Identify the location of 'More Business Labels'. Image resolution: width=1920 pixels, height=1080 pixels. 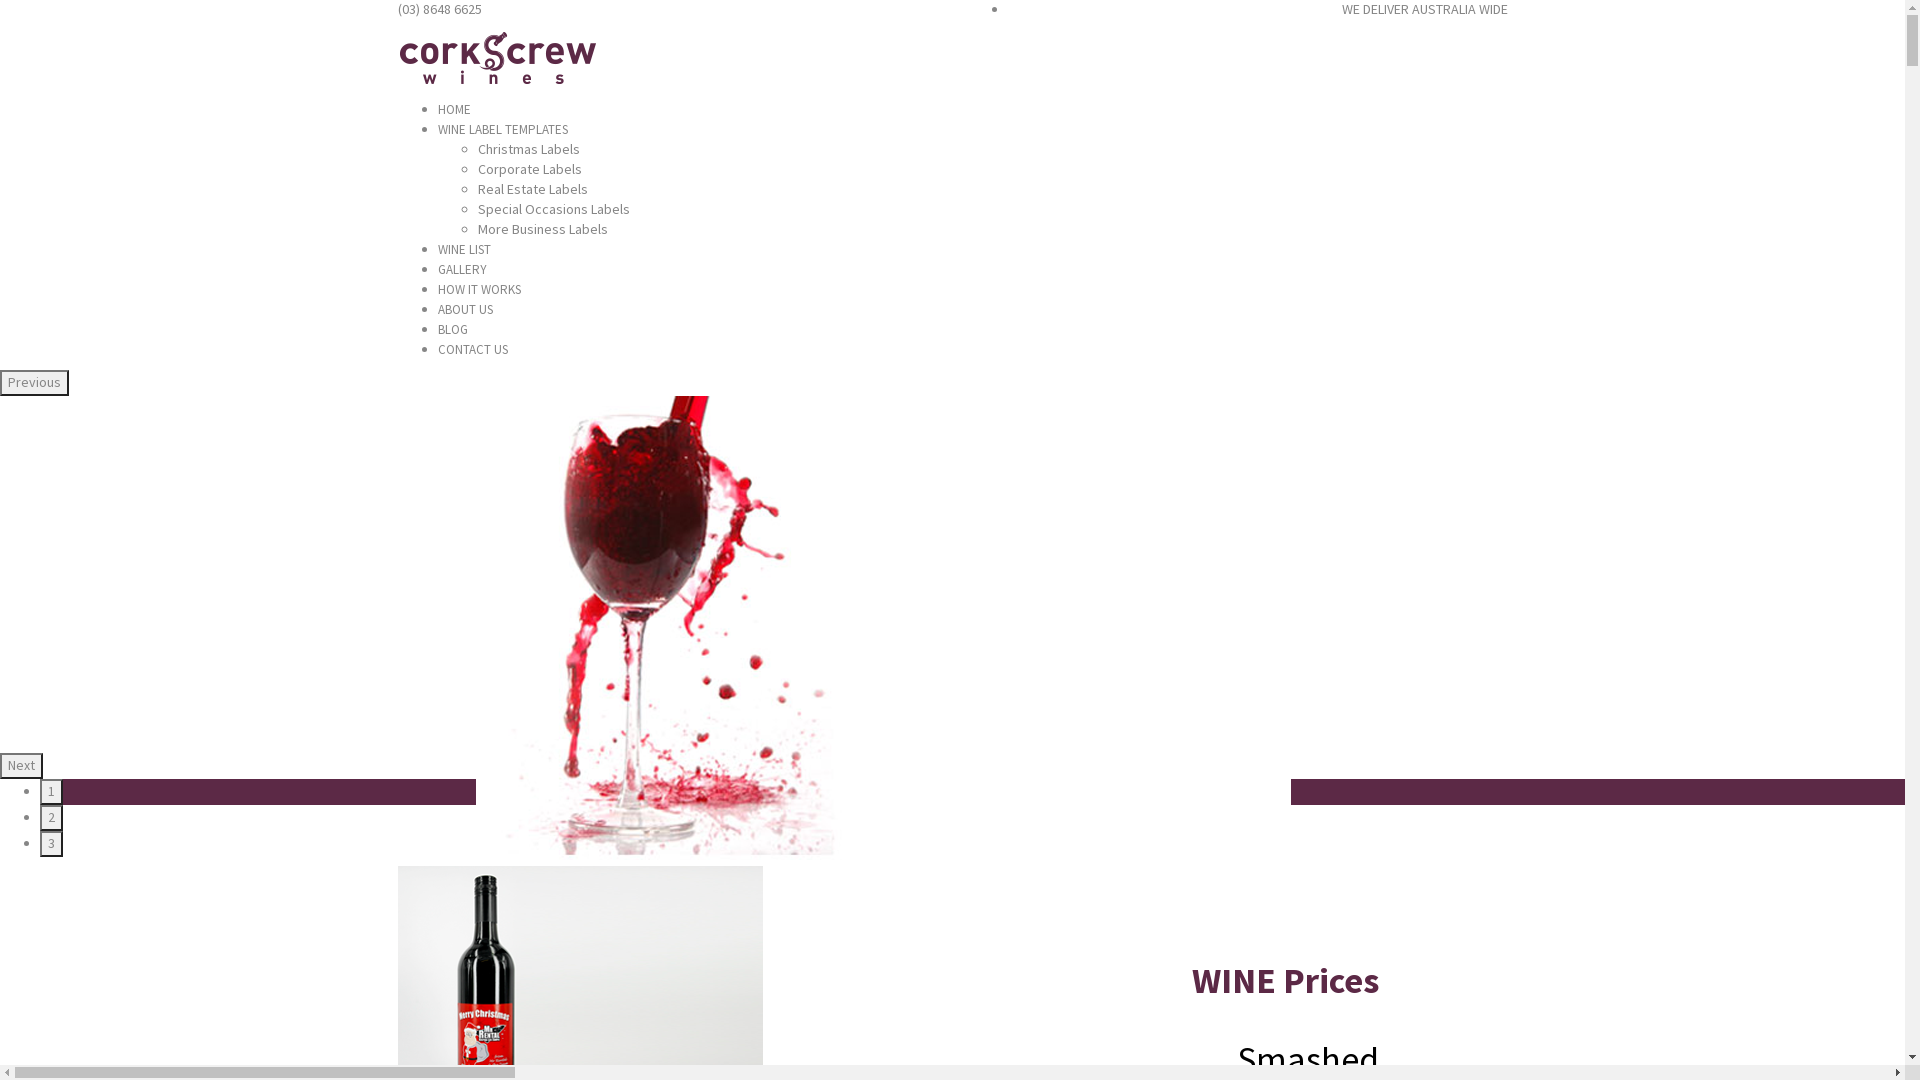
(542, 227).